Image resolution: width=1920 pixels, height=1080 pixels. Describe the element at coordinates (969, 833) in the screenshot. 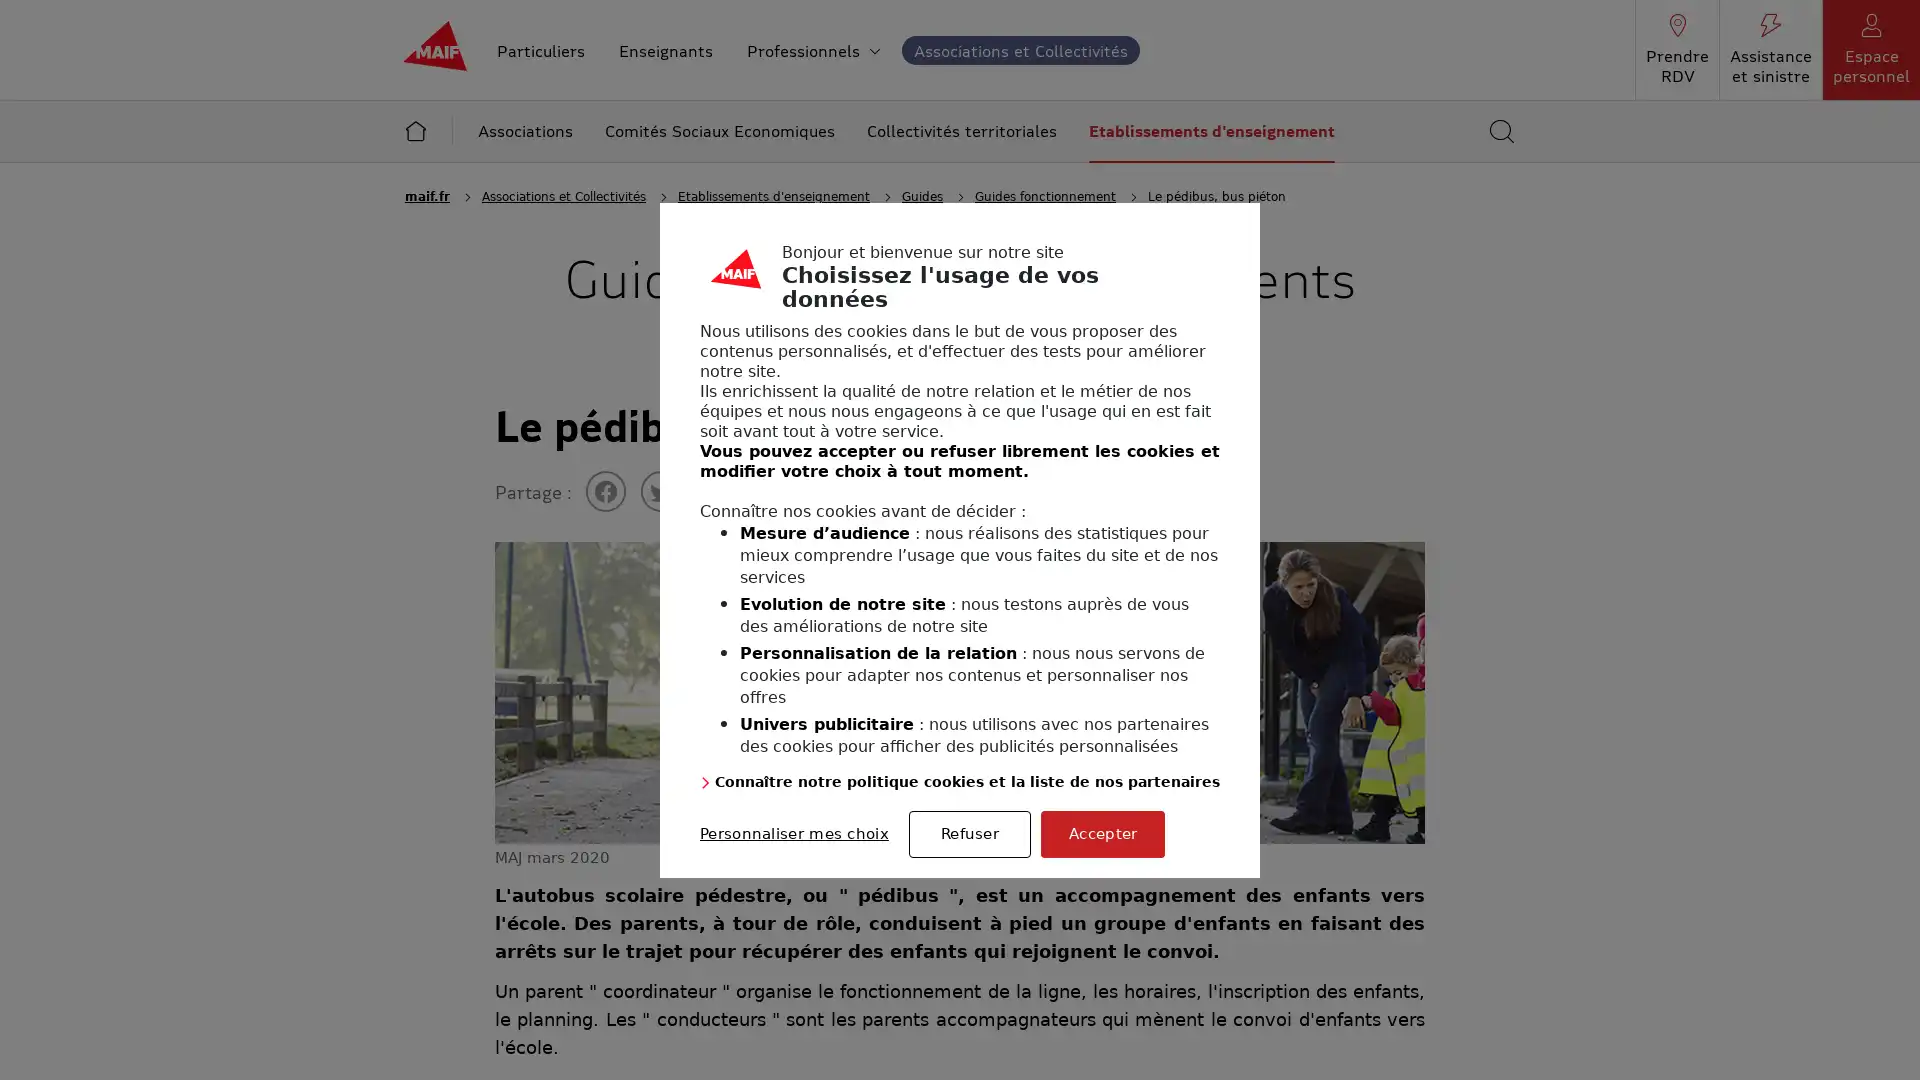

I see `Refuser` at that location.